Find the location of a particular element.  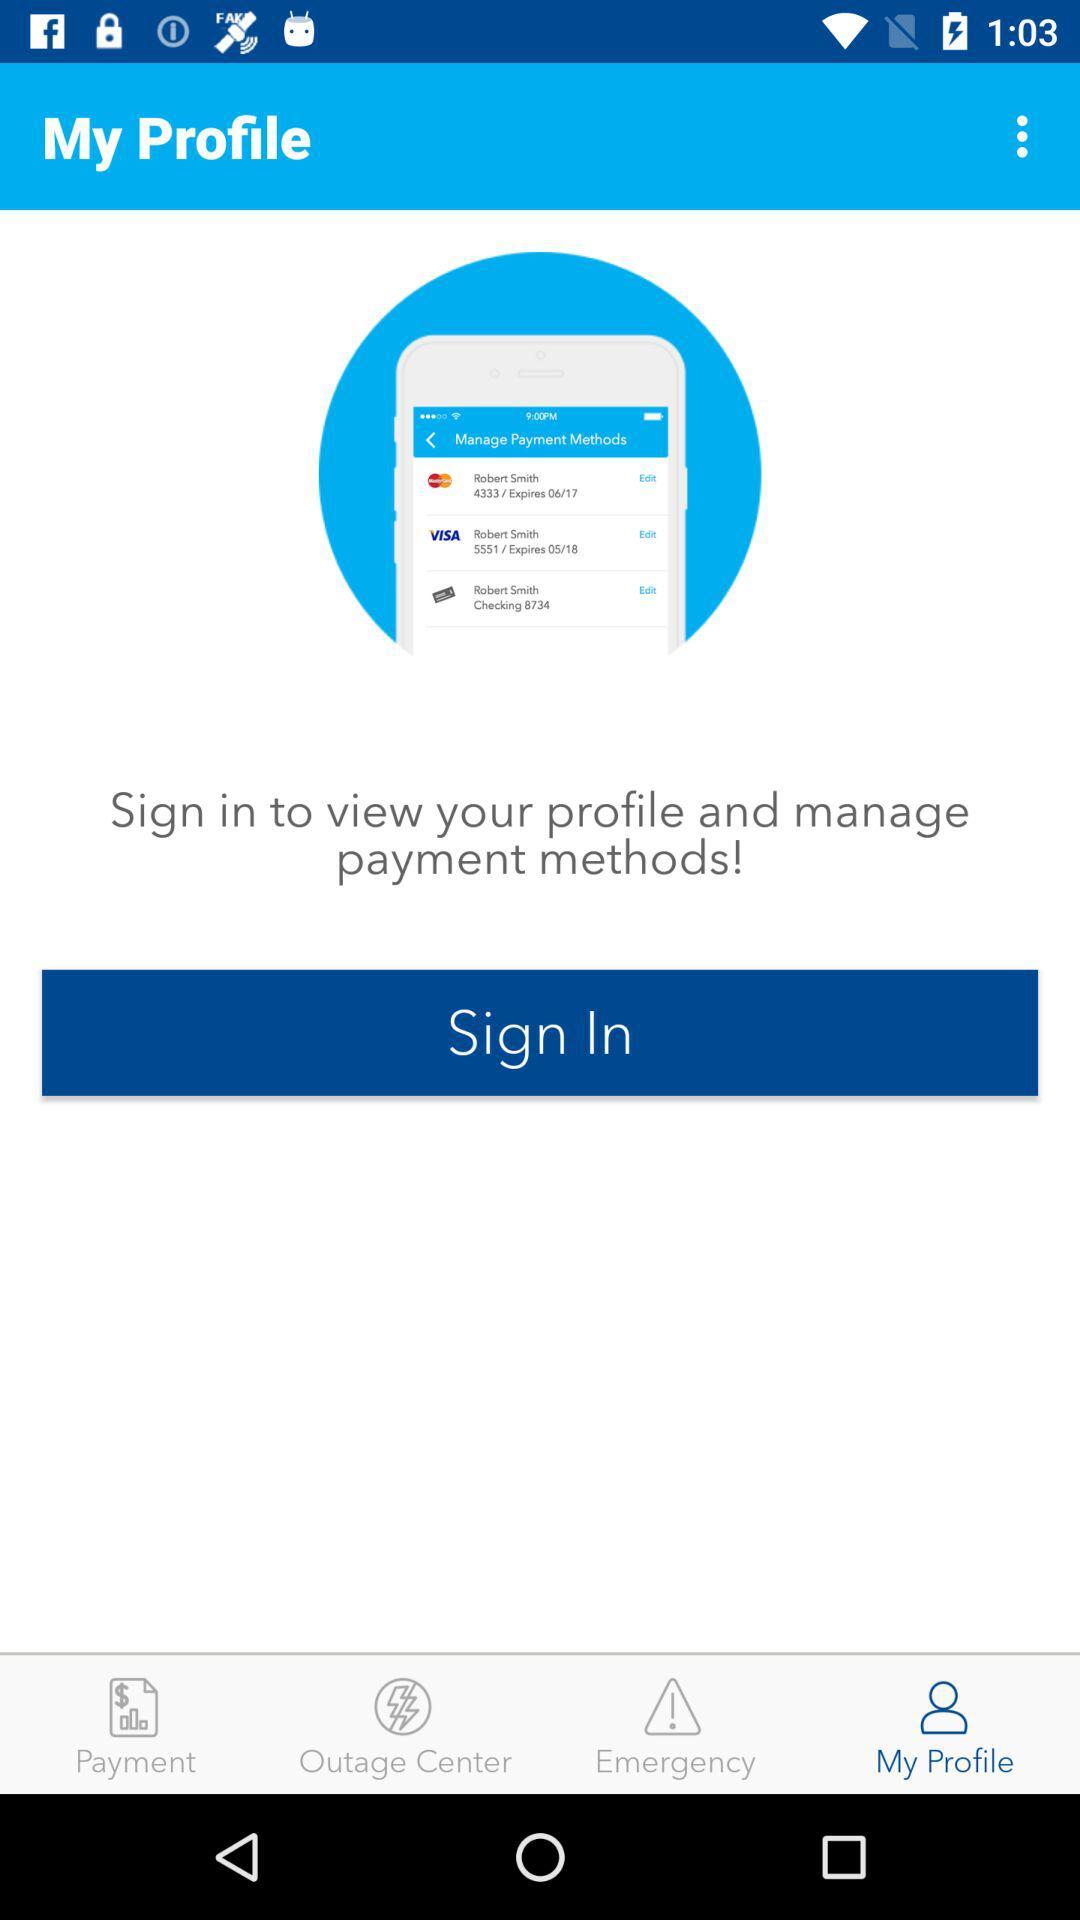

item next to payment is located at coordinates (405, 1723).